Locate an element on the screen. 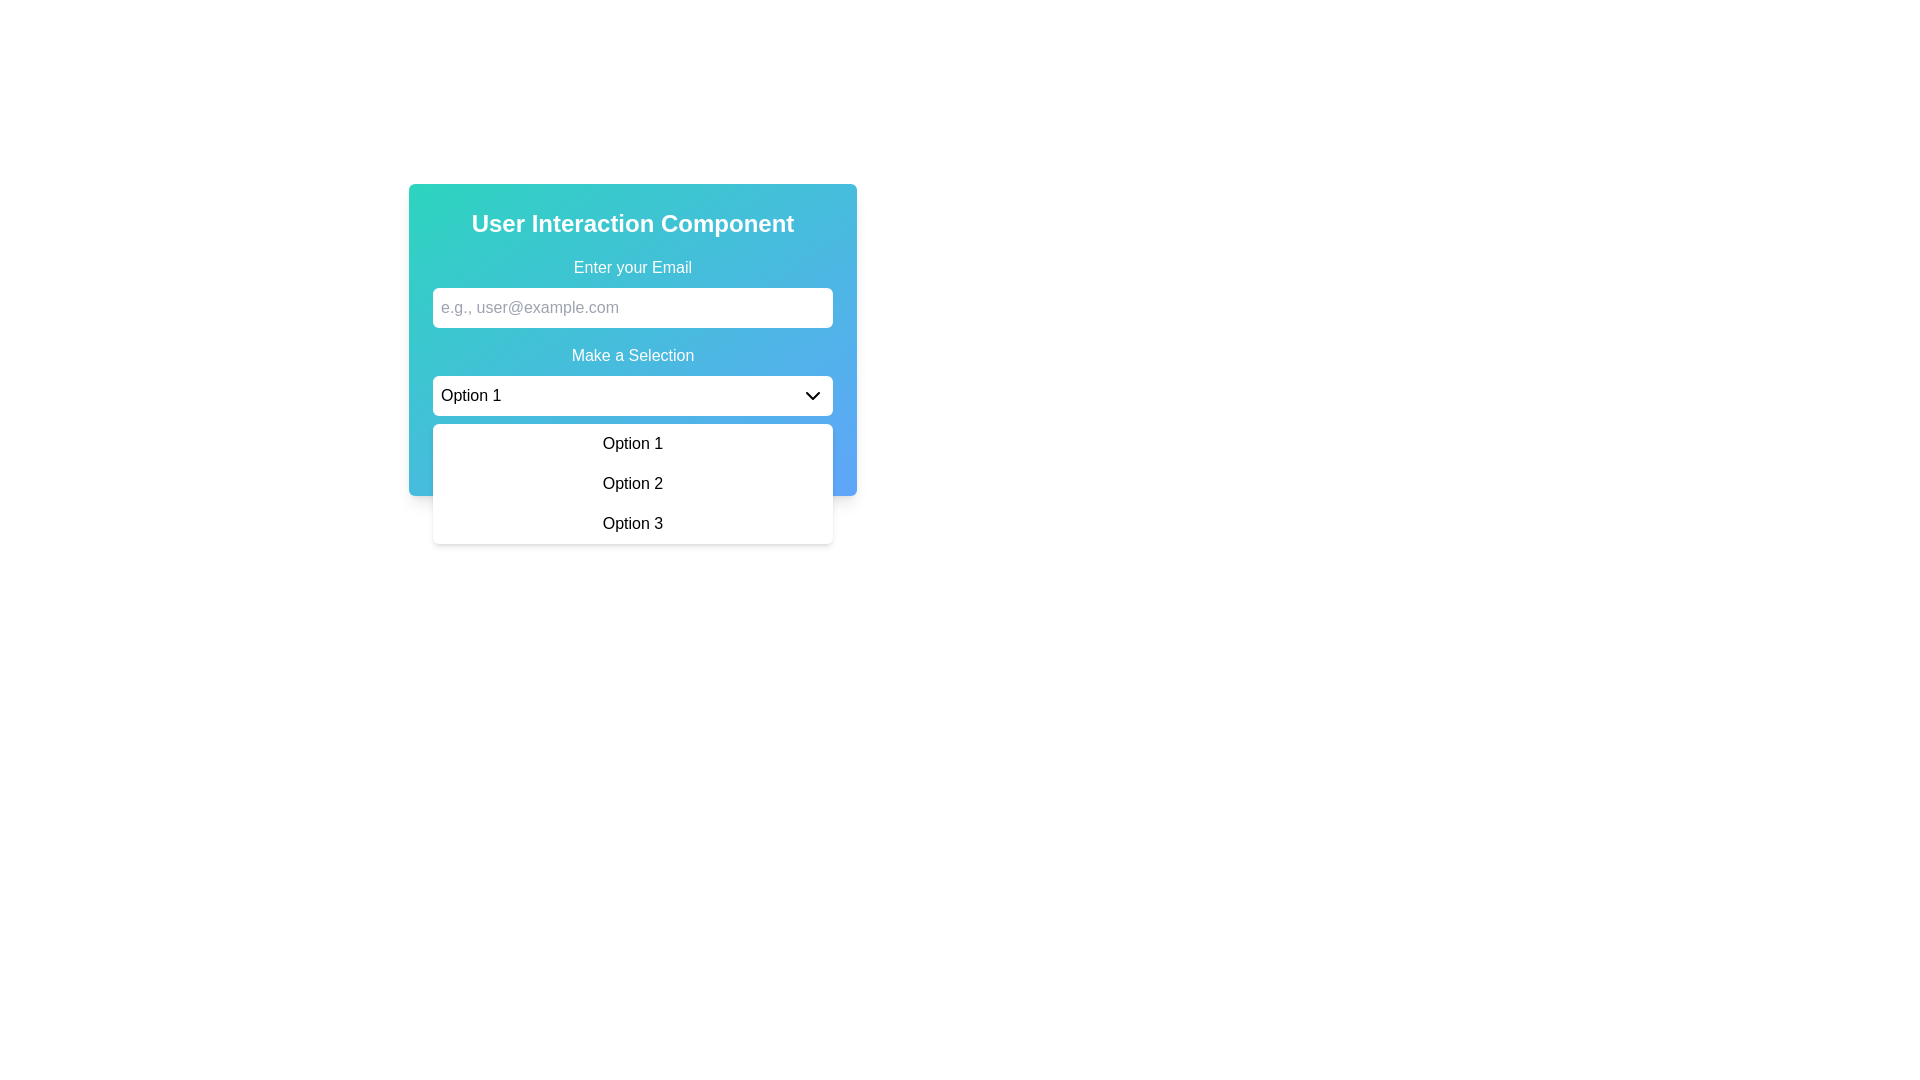  the downward-pointing chevron icon at the far-right end of the bar containing 'Option 1' is located at coordinates (812, 396).